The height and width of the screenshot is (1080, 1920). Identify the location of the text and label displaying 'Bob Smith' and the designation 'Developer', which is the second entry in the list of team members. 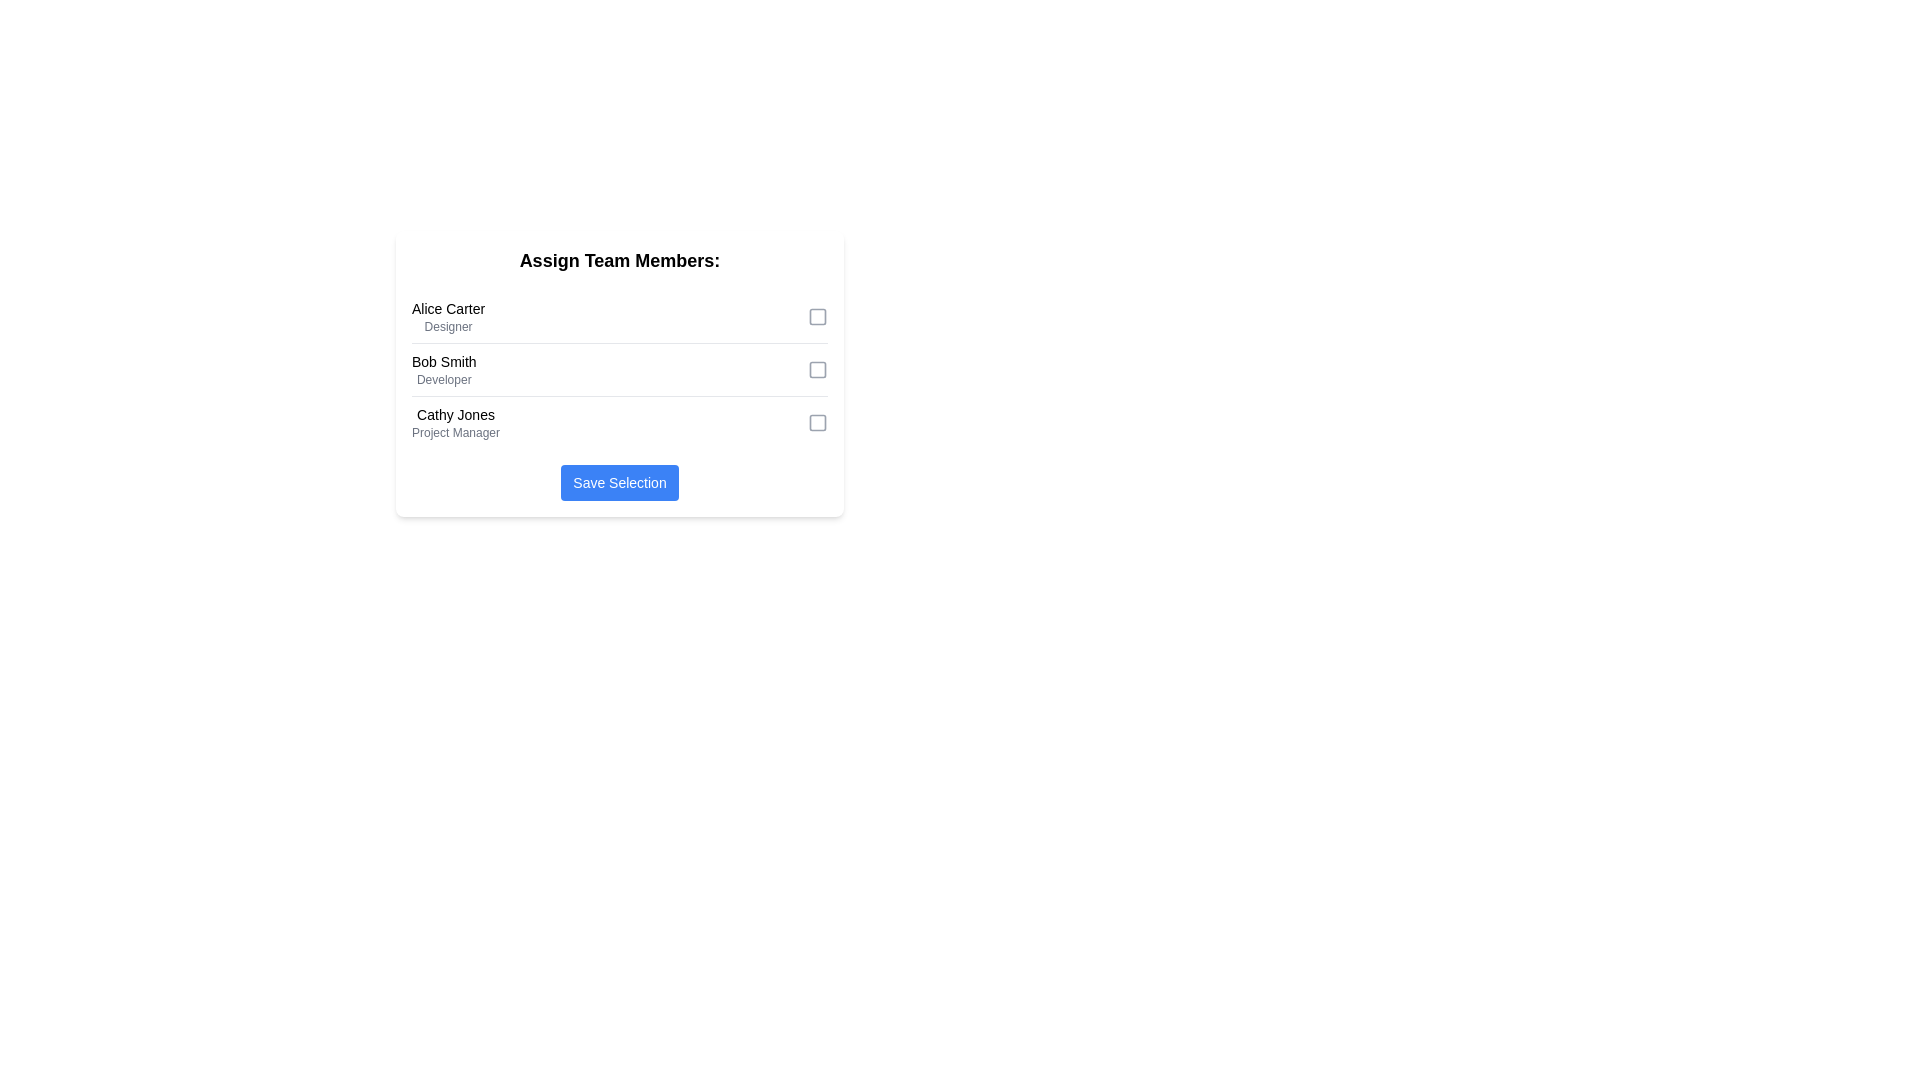
(443, 370).